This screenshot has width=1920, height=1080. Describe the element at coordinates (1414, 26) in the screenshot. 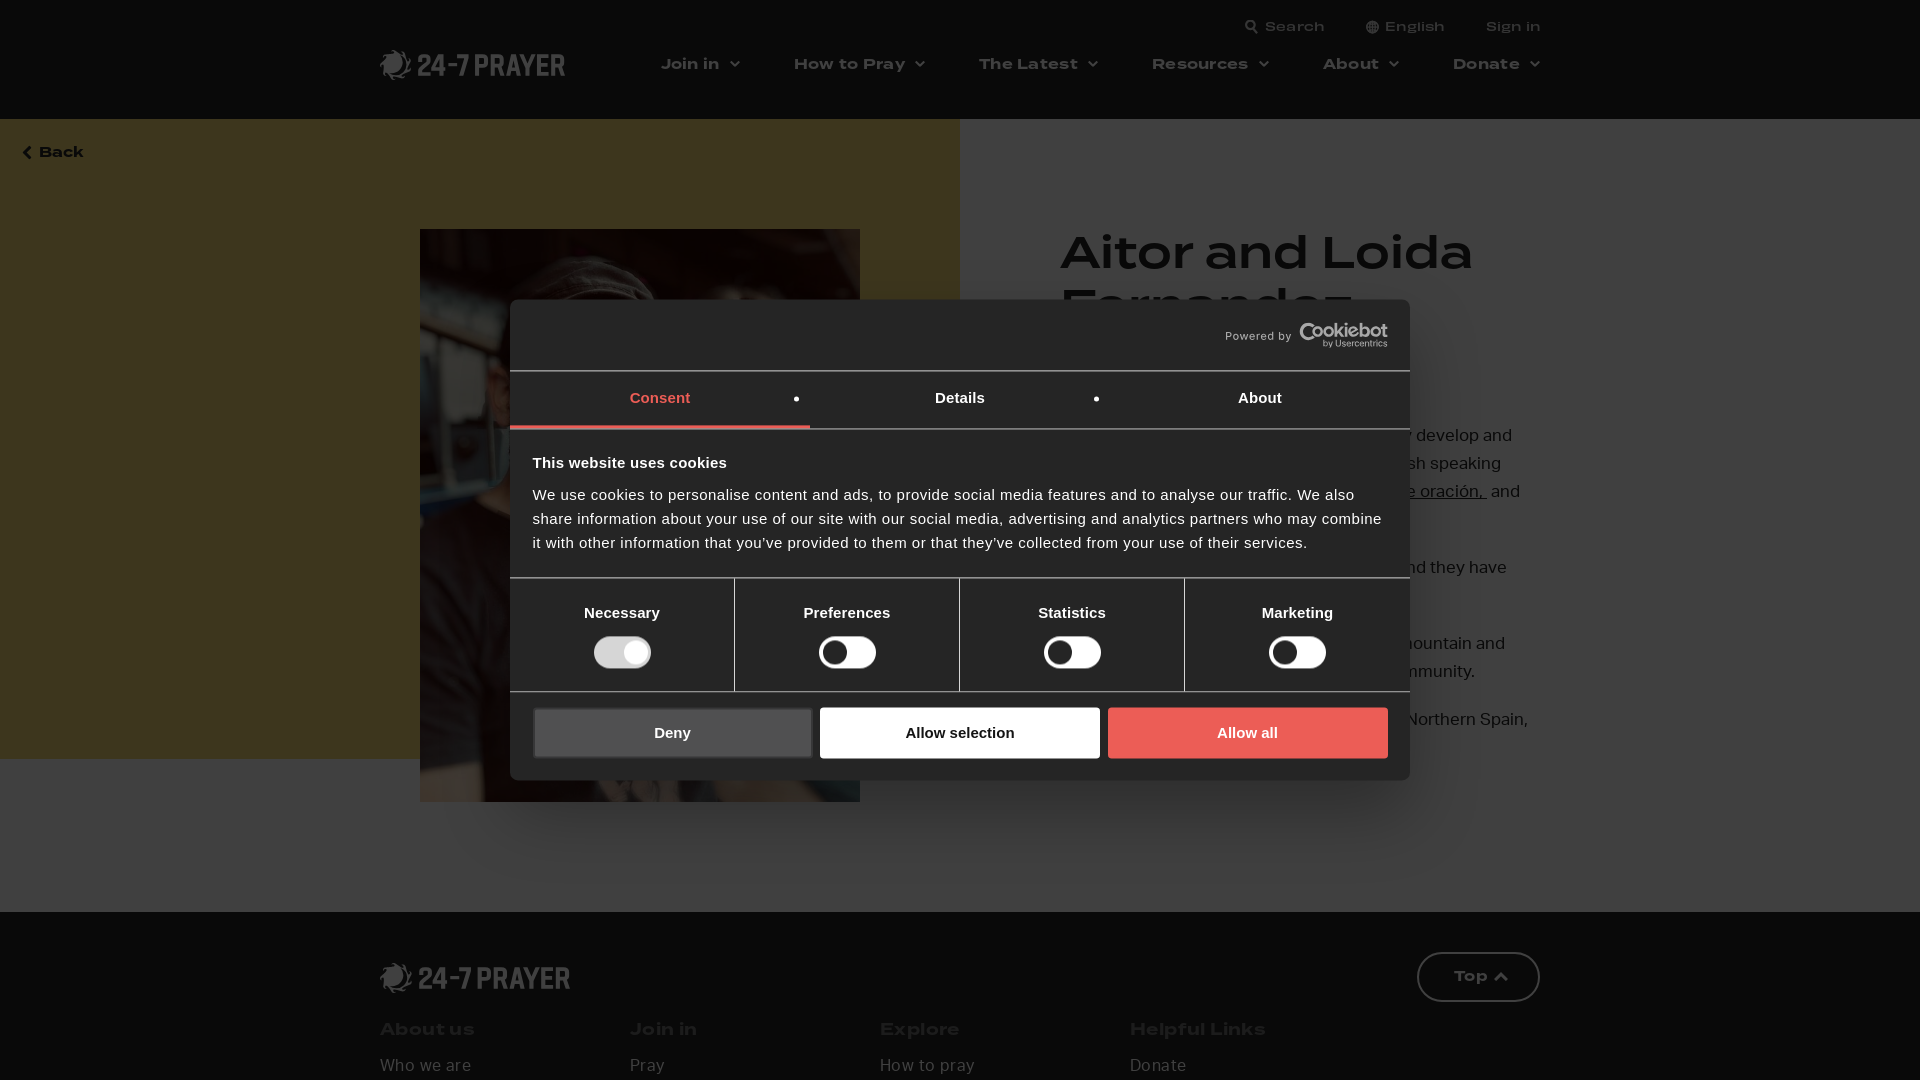

I see `'English'` at that location.